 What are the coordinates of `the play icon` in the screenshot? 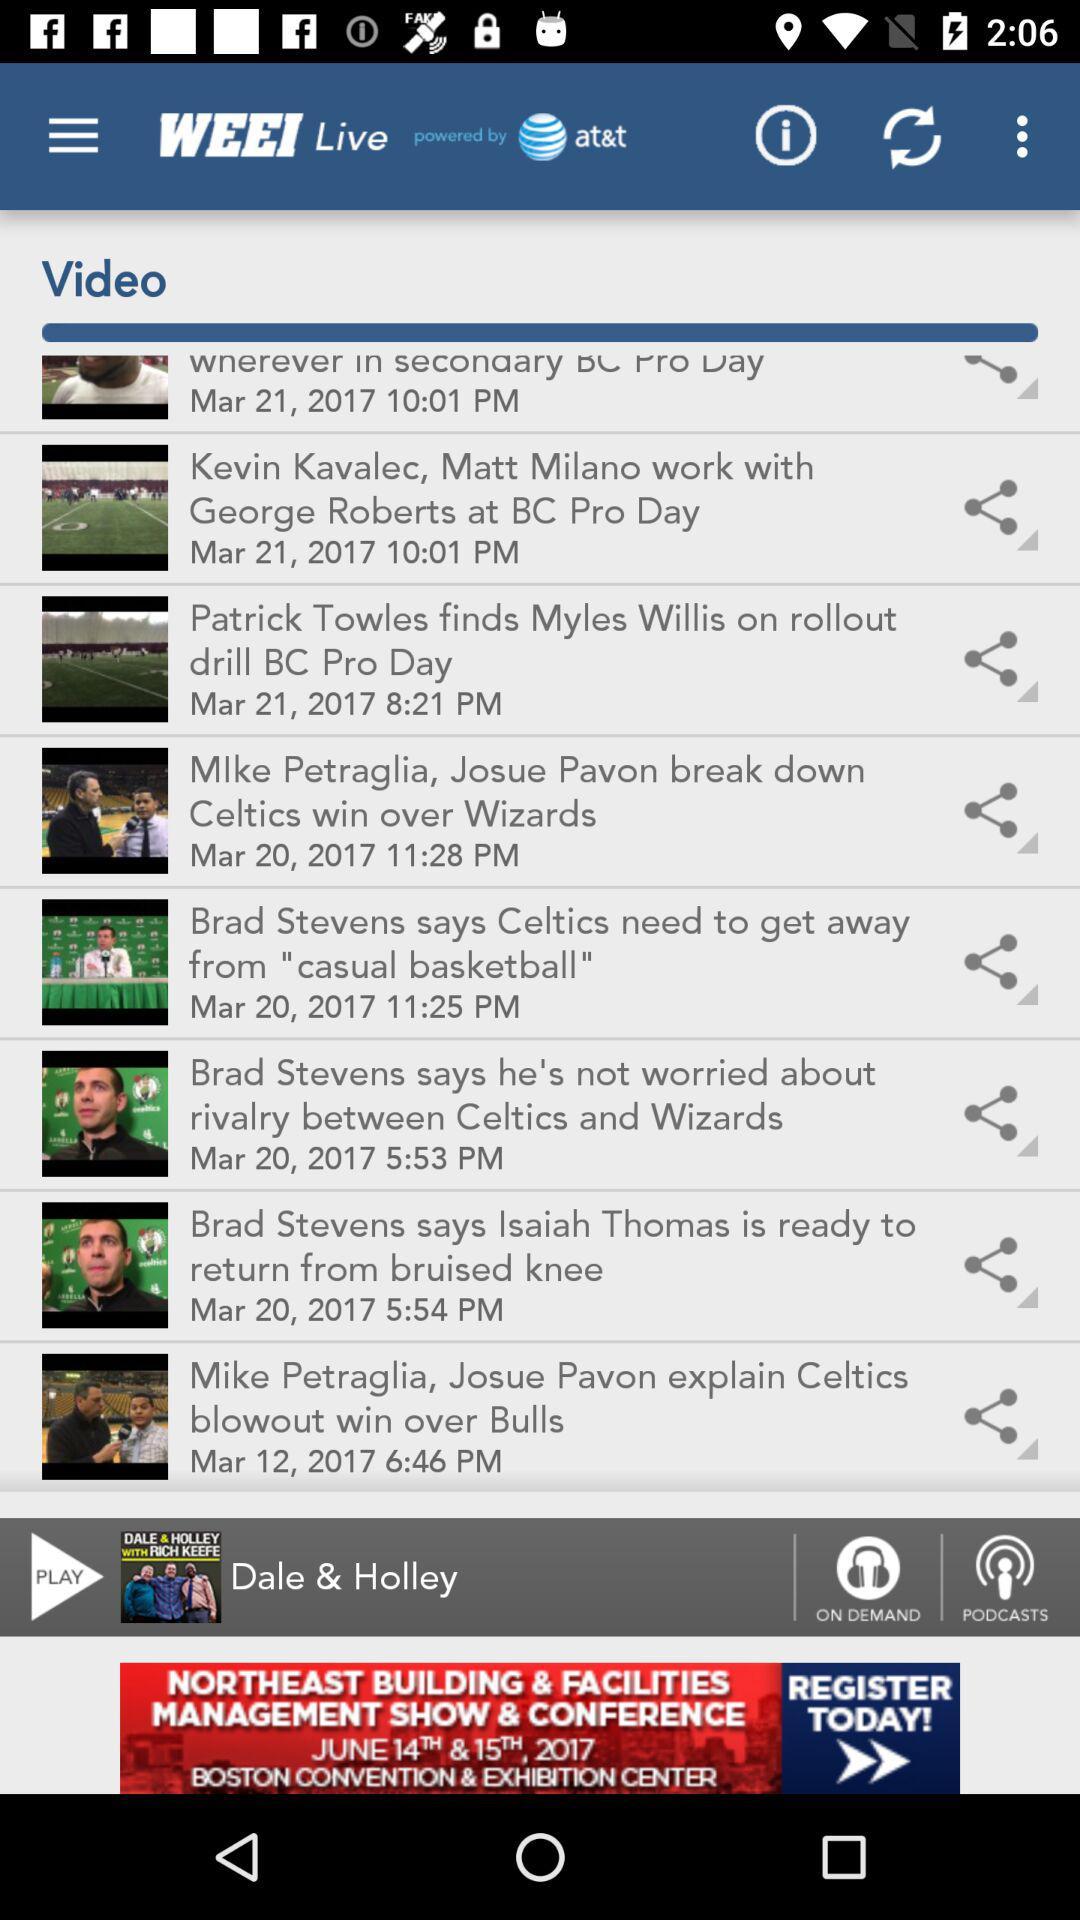 It's located at (54, 1576).